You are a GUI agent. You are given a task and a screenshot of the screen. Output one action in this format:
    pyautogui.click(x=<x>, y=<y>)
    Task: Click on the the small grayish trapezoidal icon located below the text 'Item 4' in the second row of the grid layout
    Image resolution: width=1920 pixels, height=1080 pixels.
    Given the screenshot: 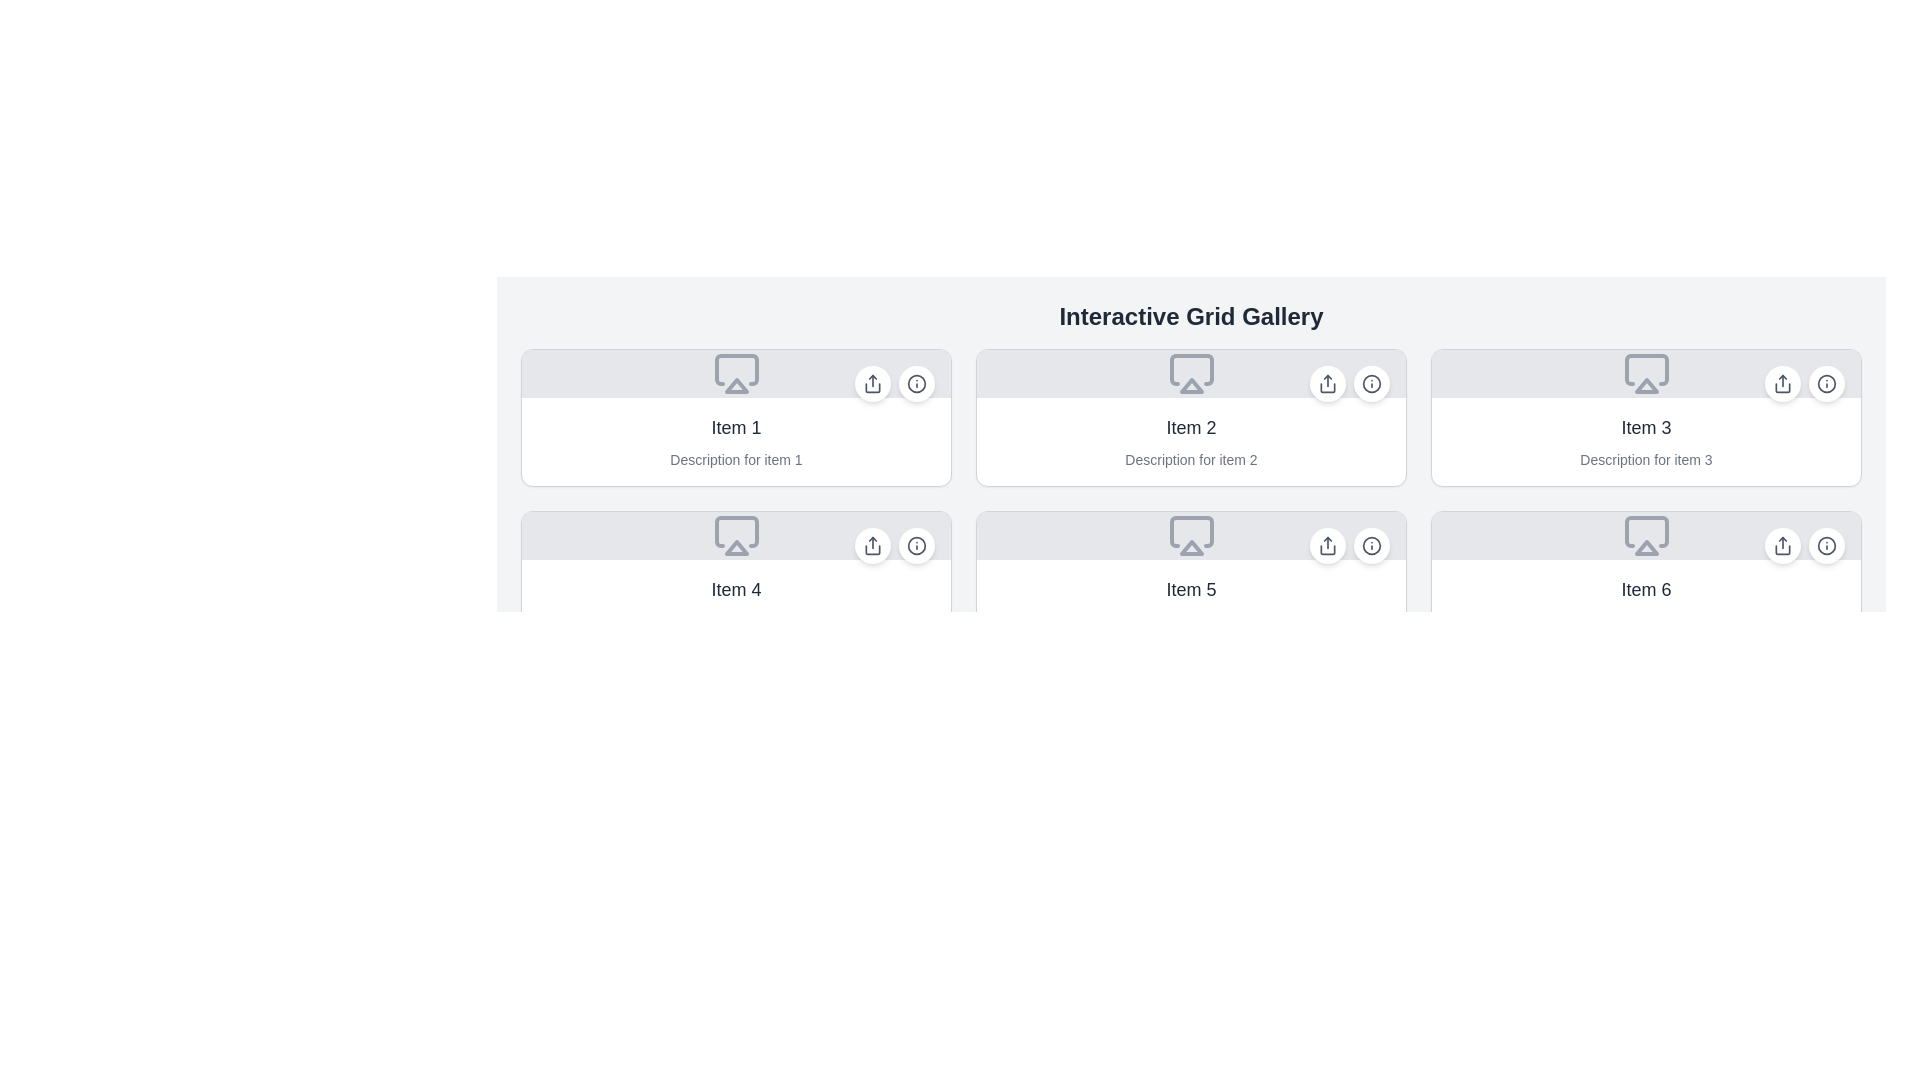 What is the action you would take?
    pyautogui.click(x=735, y=531)
    